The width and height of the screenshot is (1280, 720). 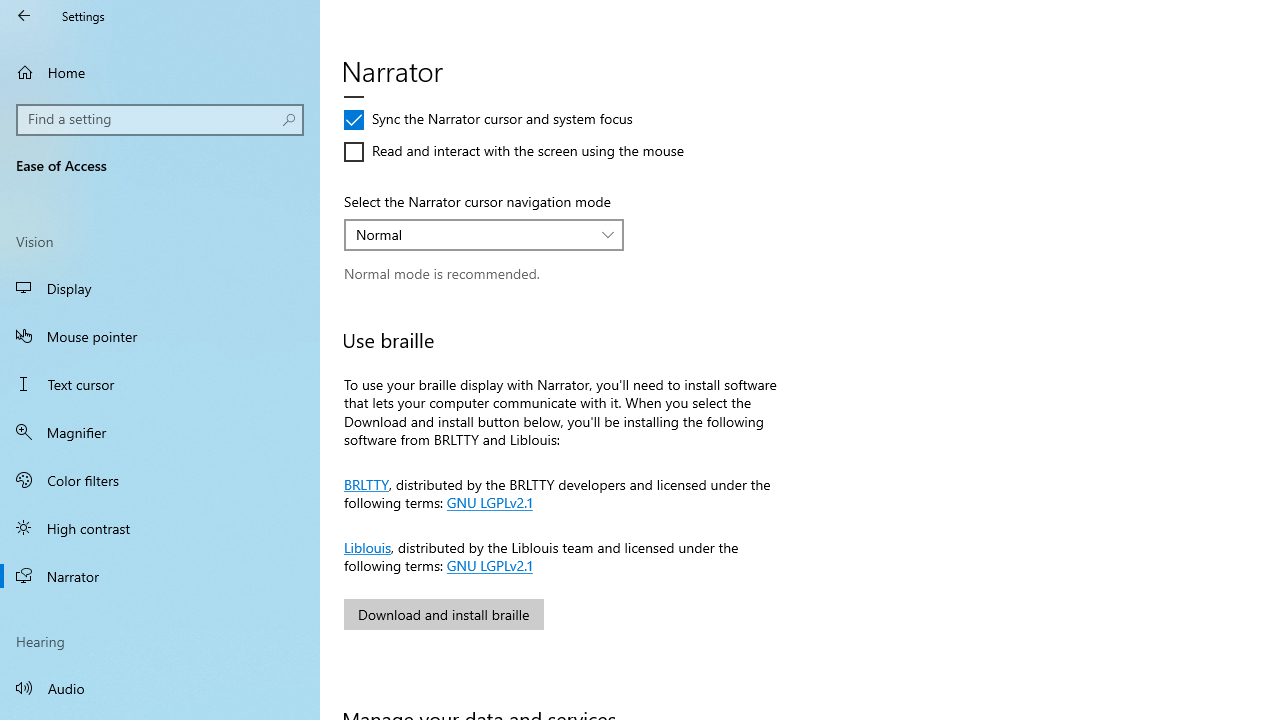 I want to click on 'Mouse pointer', so click(x=160, y=334).